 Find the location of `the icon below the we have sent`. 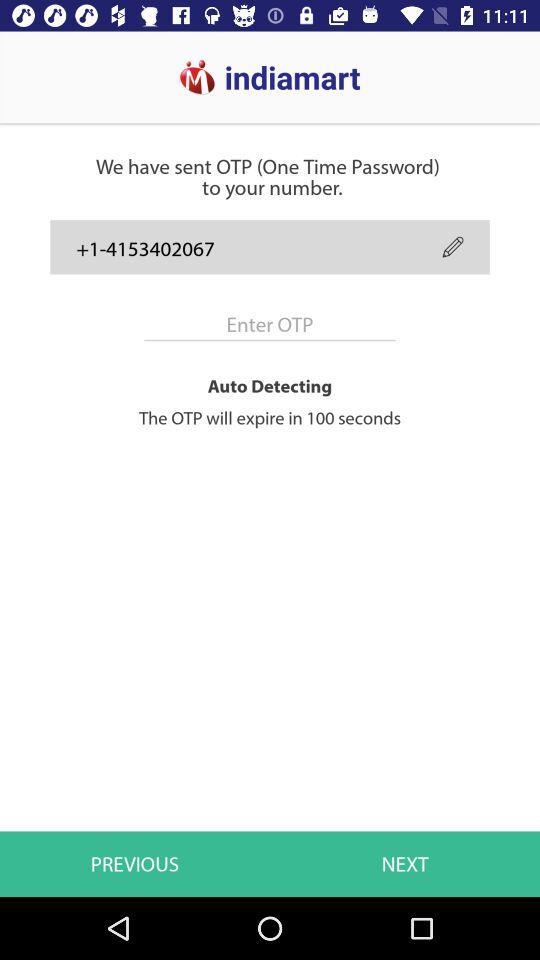

the icon below the we have sent is located at coordinates (453, 246).